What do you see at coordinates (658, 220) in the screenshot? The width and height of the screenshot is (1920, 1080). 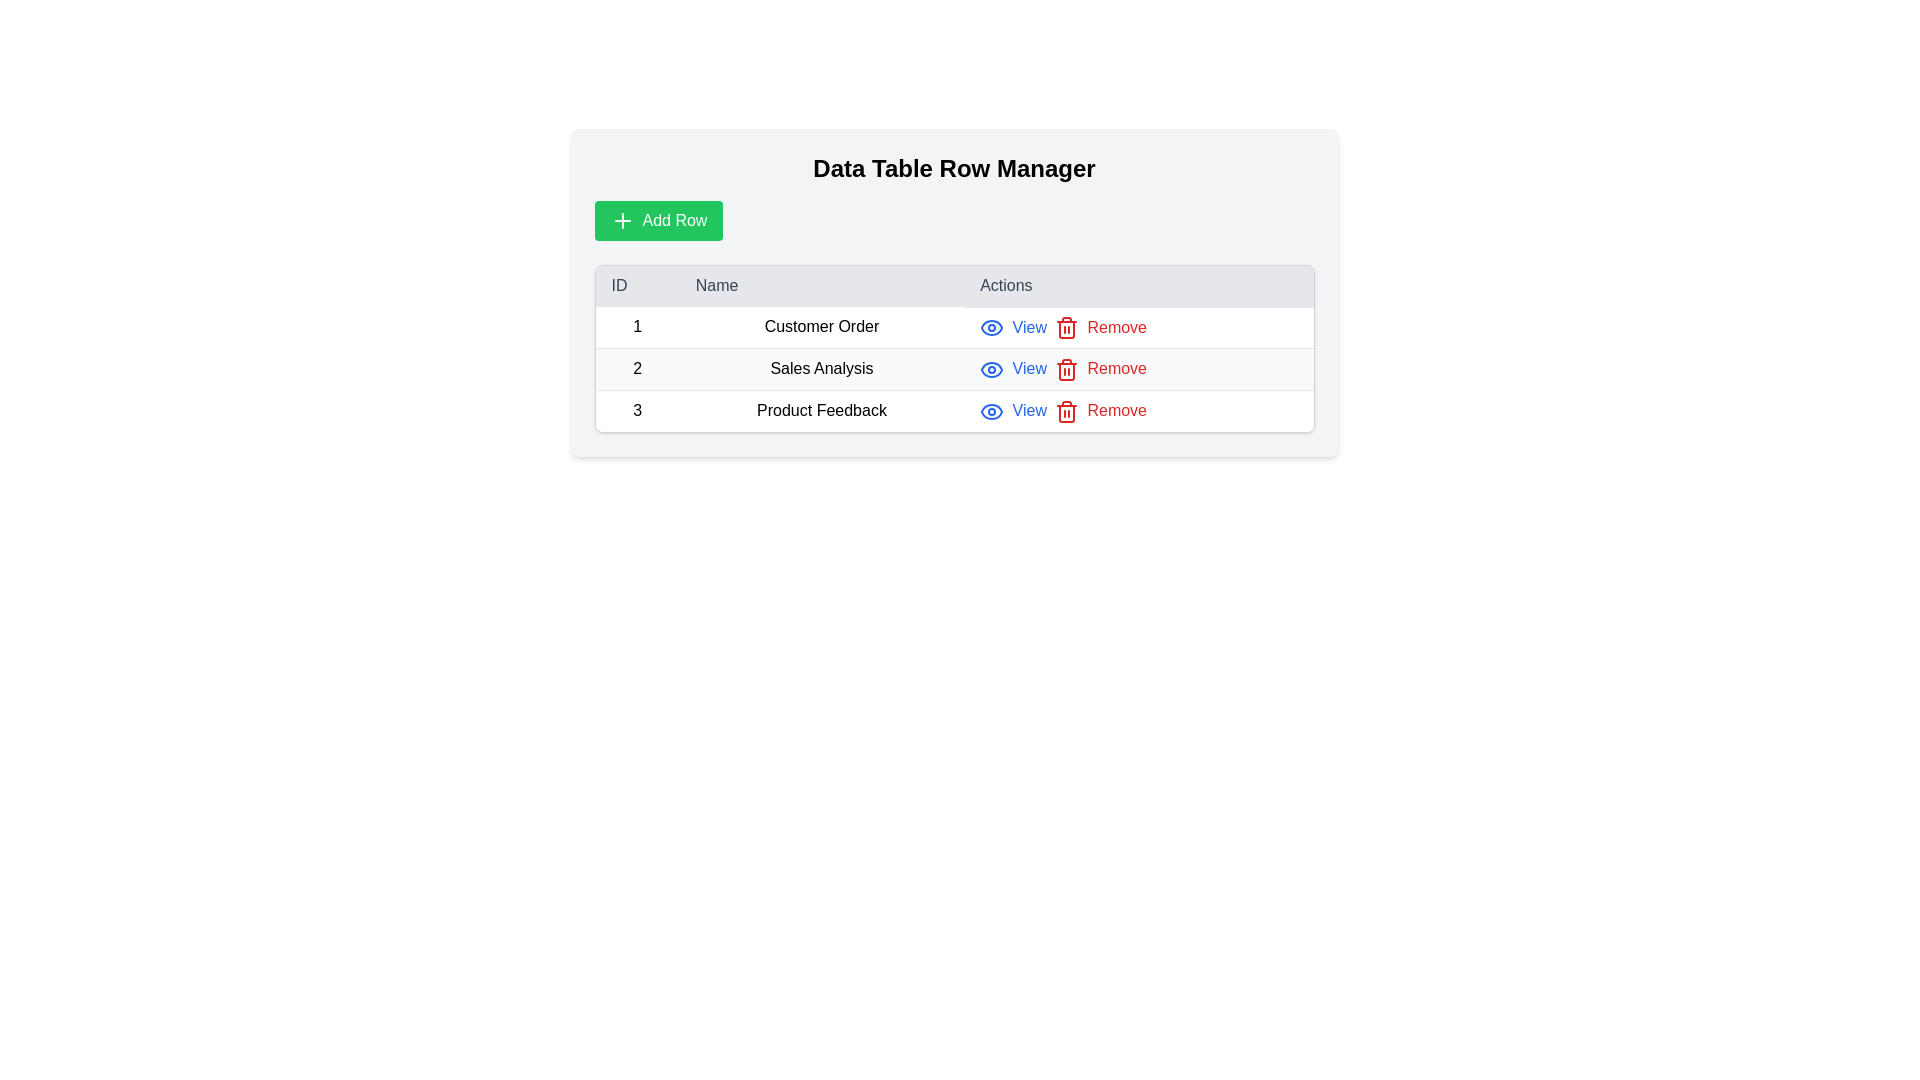 I see `the 'Add Row' button located beneath the title 'Data Table Row Manager'` at bounding box center [658, 220].